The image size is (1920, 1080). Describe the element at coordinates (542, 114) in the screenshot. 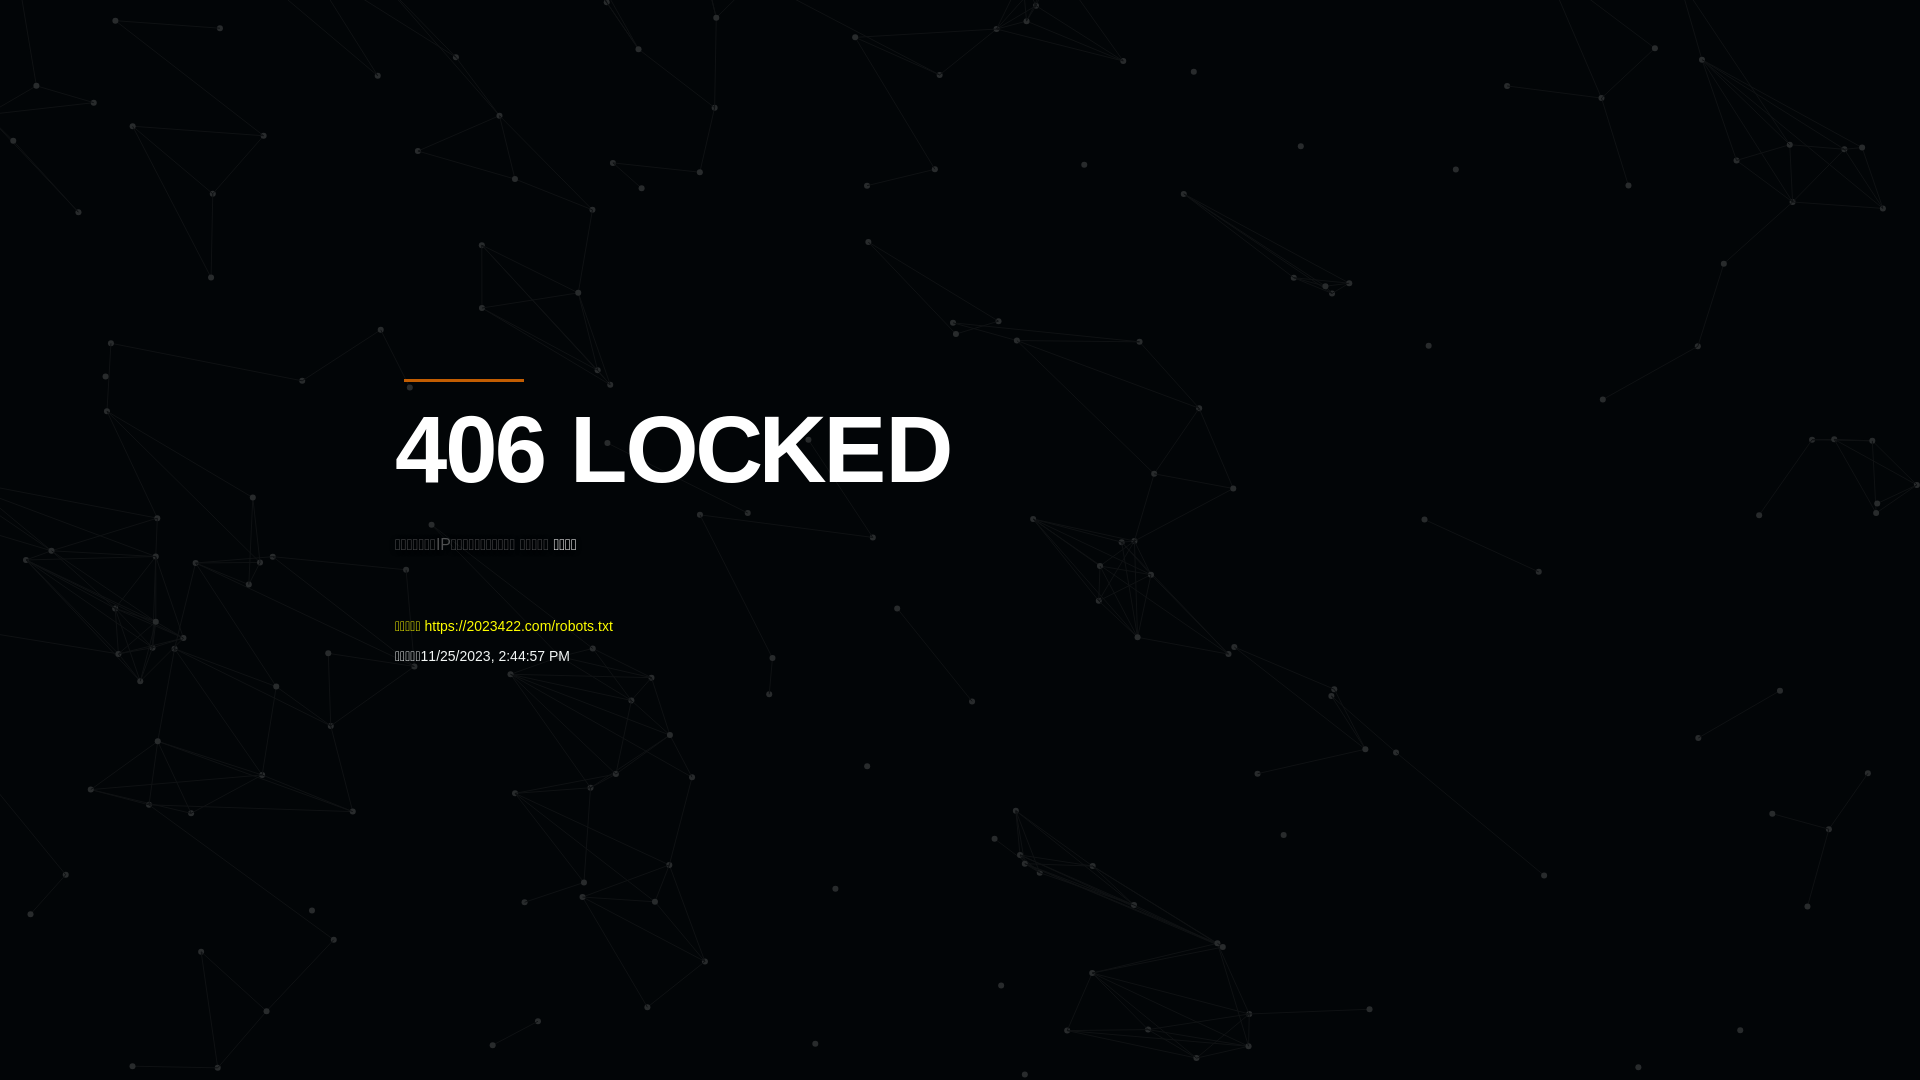

I see `'Quatro'` at that location.